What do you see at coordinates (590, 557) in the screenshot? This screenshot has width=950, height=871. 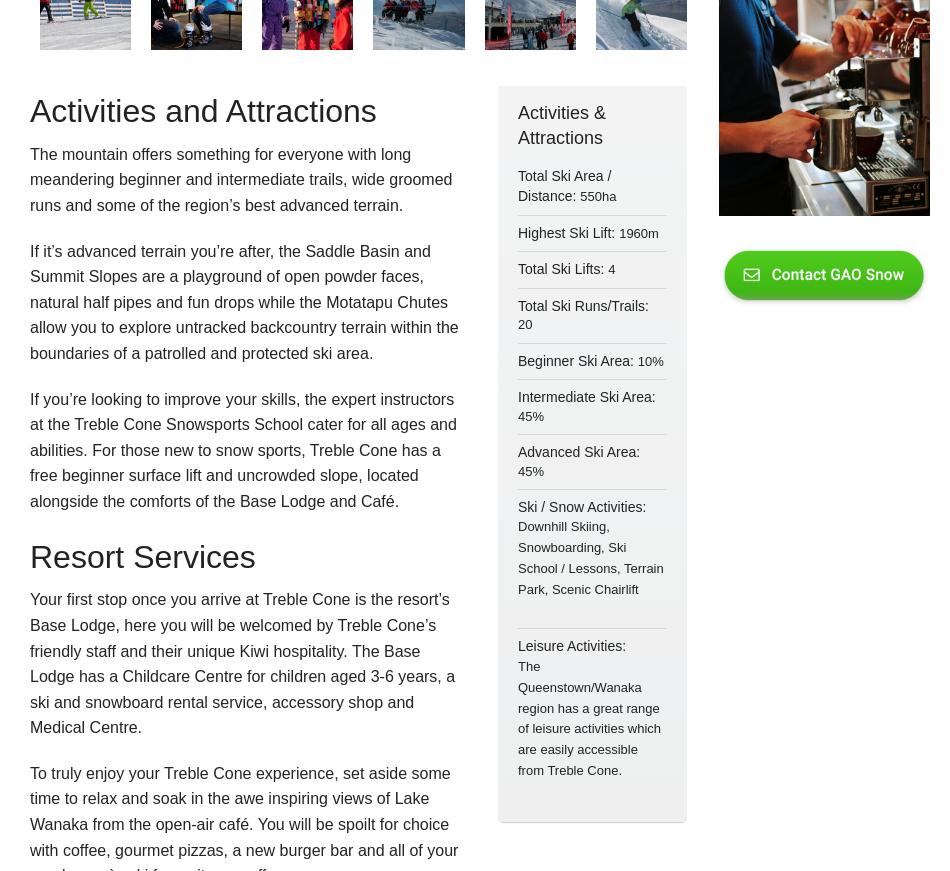 I see `'Downhill Skiing, Snowboarding, Ski School / Lessons, Terrain Park, Scenic Chairlift'` at bounding box center [590, 557].